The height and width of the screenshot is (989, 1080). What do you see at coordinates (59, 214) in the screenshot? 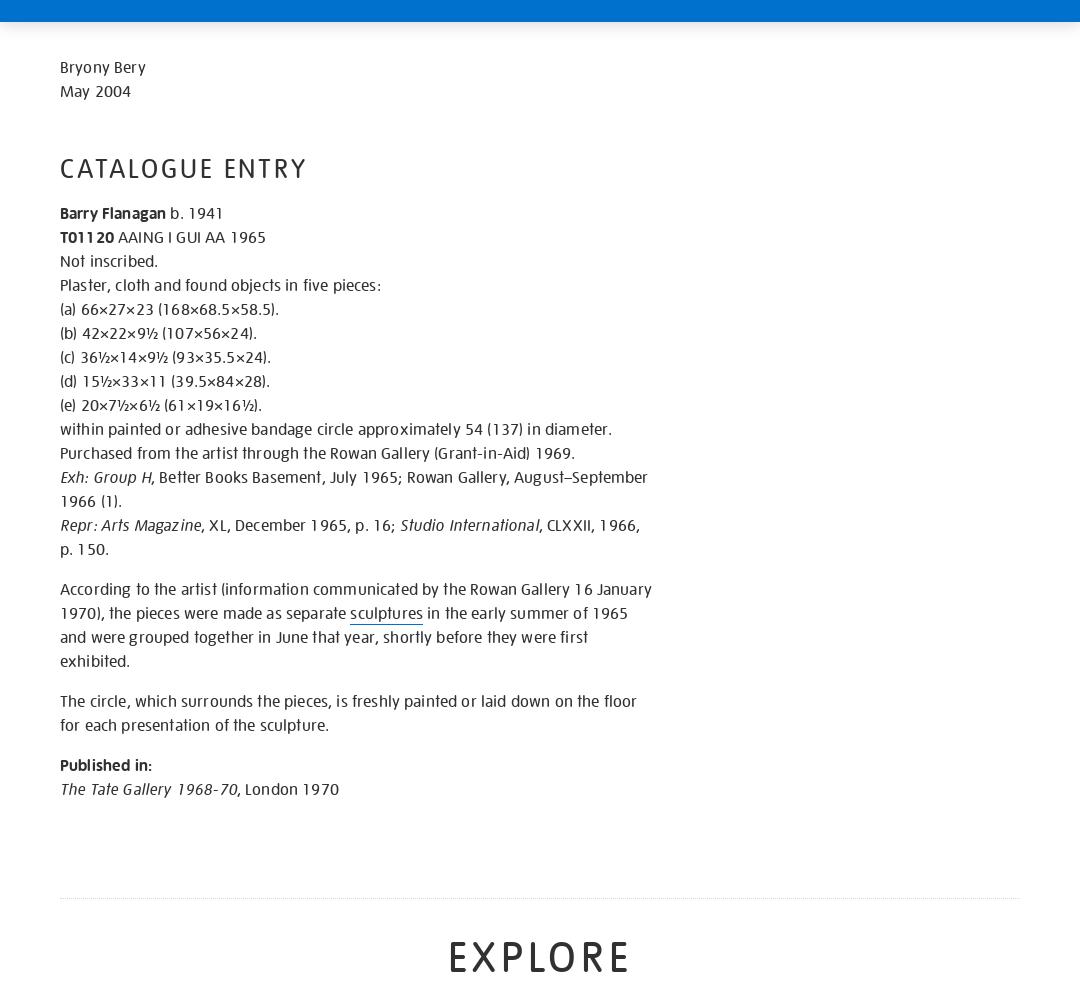
I see `'Barry Flanagan'` at bounding box center [59, 214].